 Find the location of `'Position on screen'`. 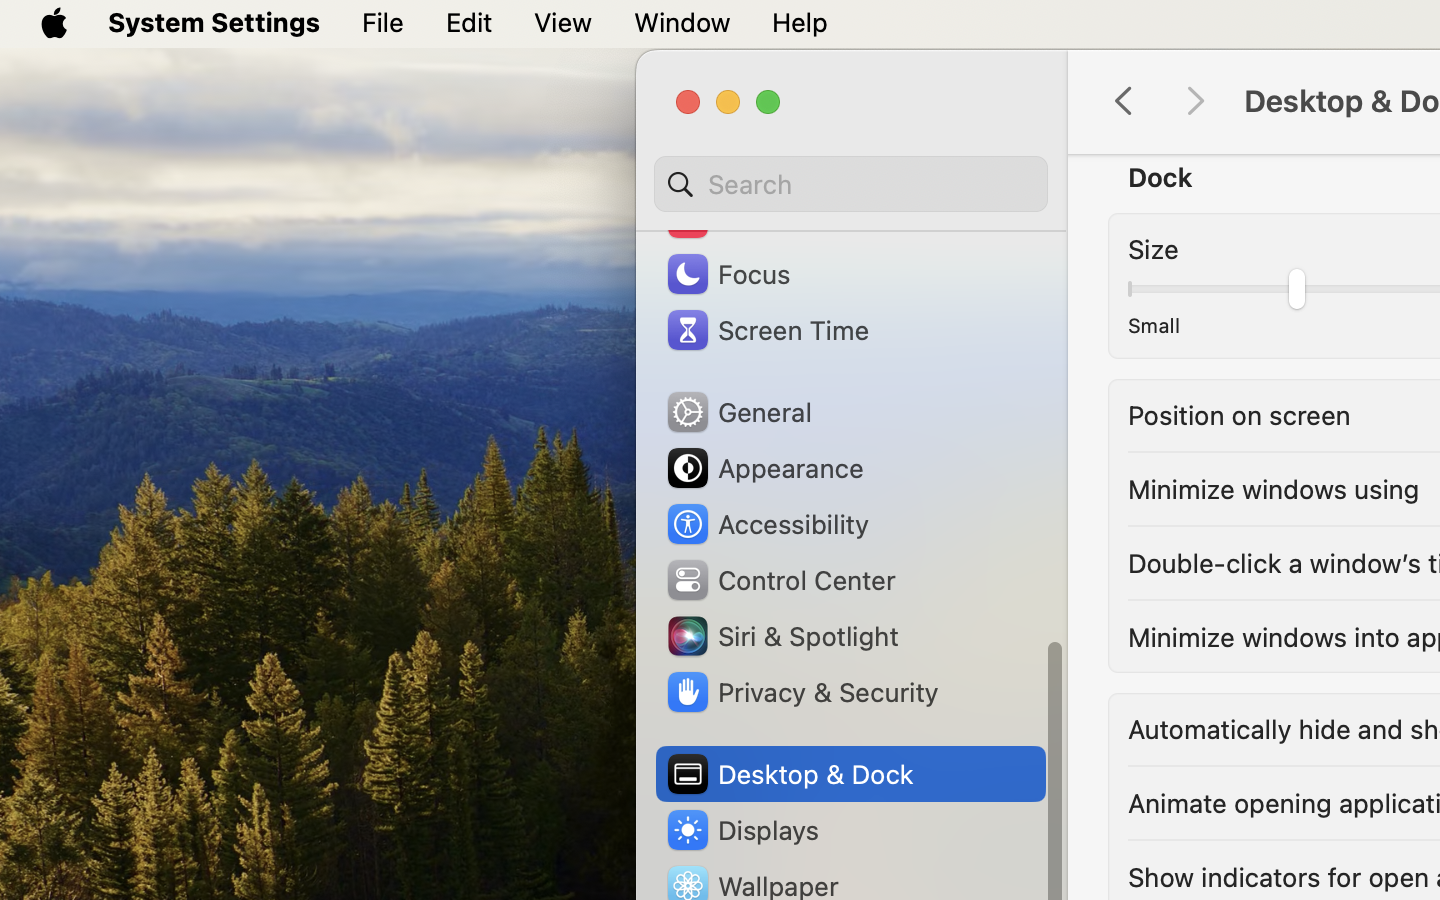

'Position on screen' is located at coordinates (1237, 414).